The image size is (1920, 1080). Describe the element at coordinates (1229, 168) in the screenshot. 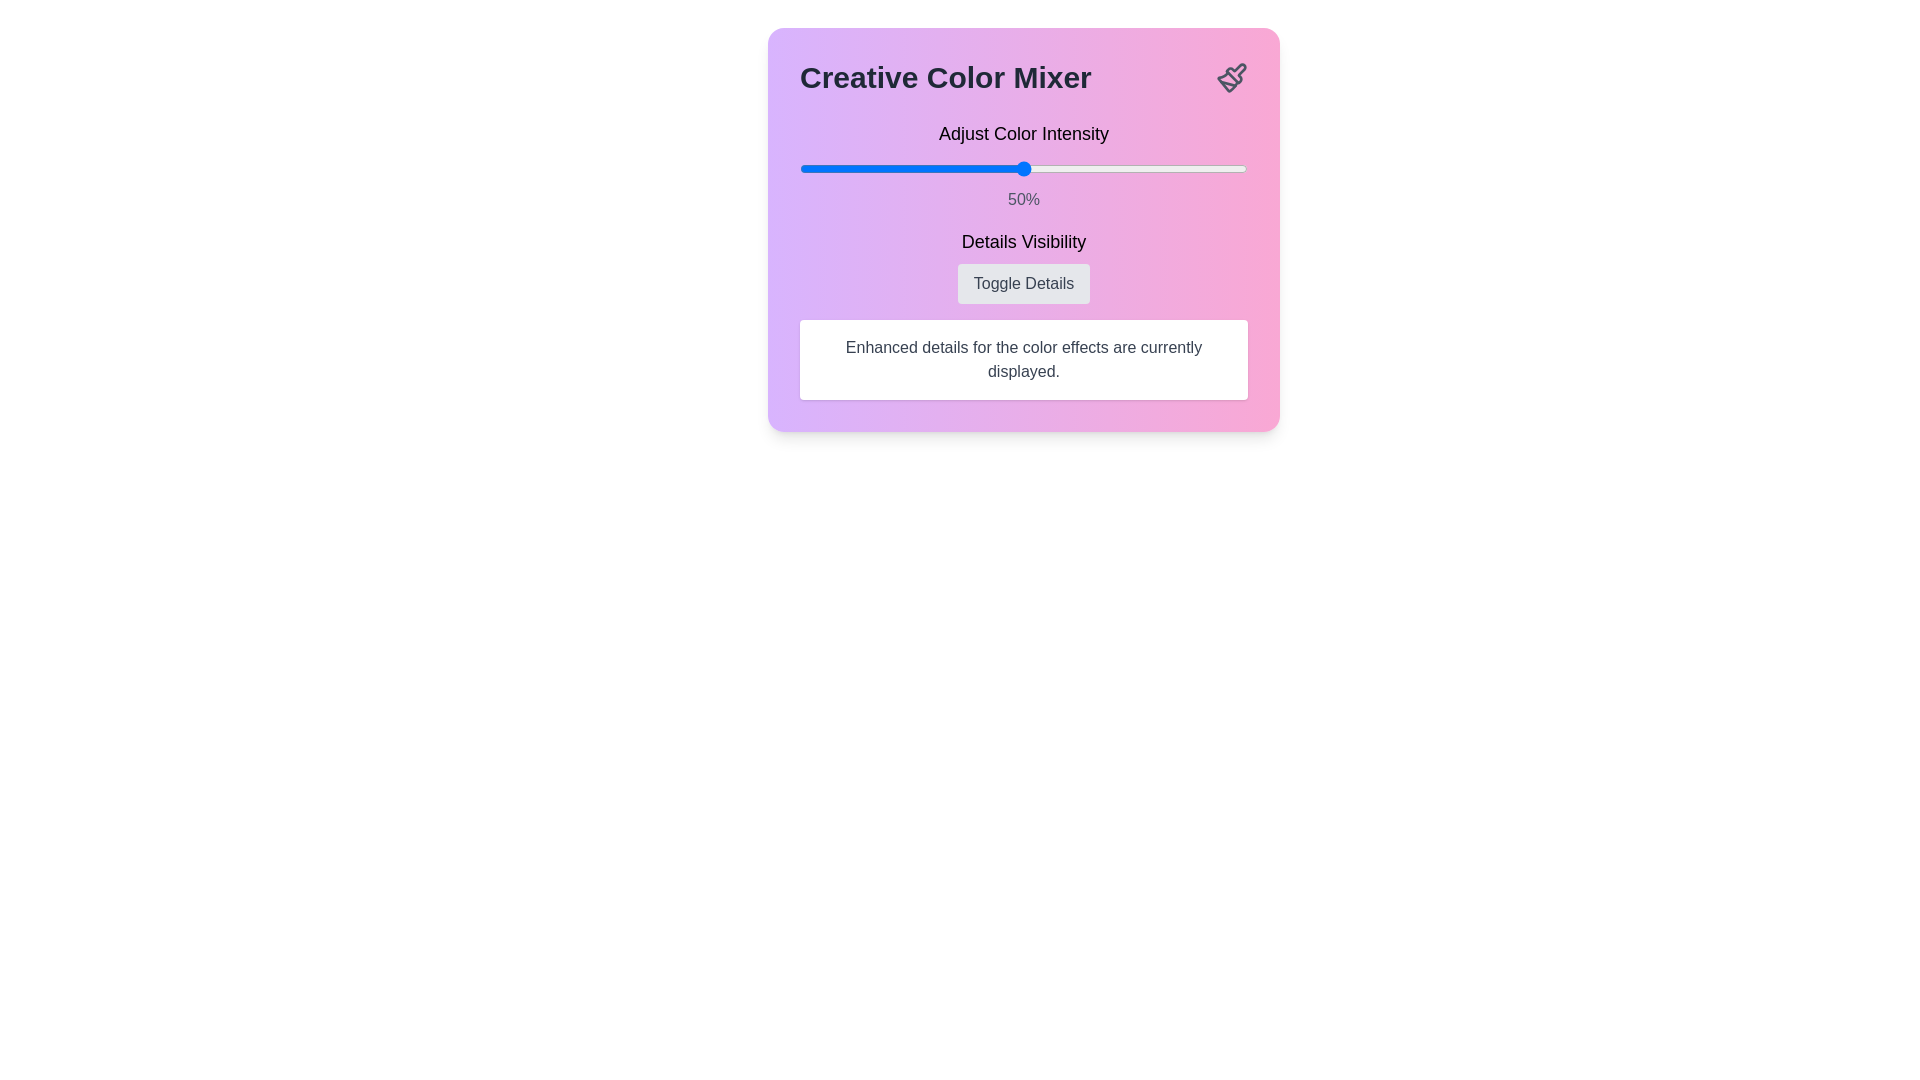

I see `the color intensity` at that location.